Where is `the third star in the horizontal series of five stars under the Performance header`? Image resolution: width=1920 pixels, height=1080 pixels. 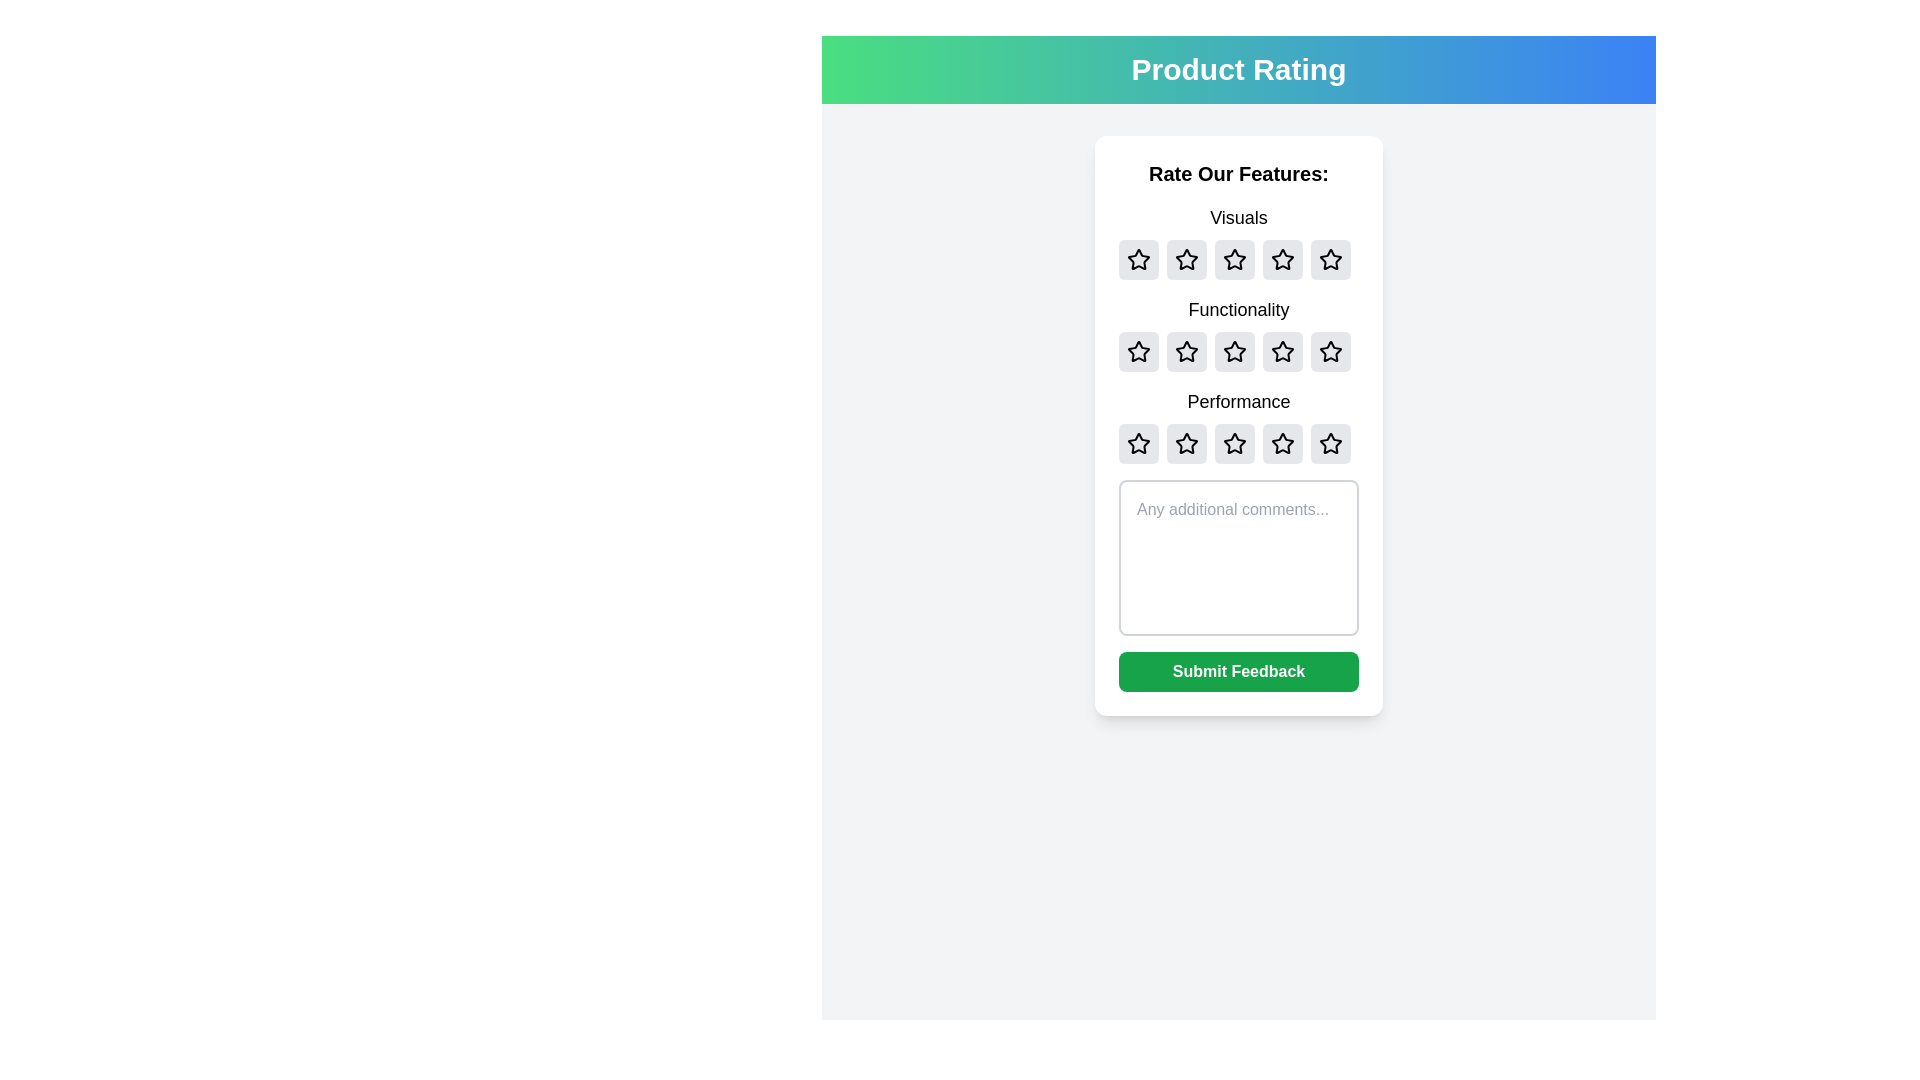
the third star in the horizontal series of five stars under the Performance header is located at coordinates (1233, 442).